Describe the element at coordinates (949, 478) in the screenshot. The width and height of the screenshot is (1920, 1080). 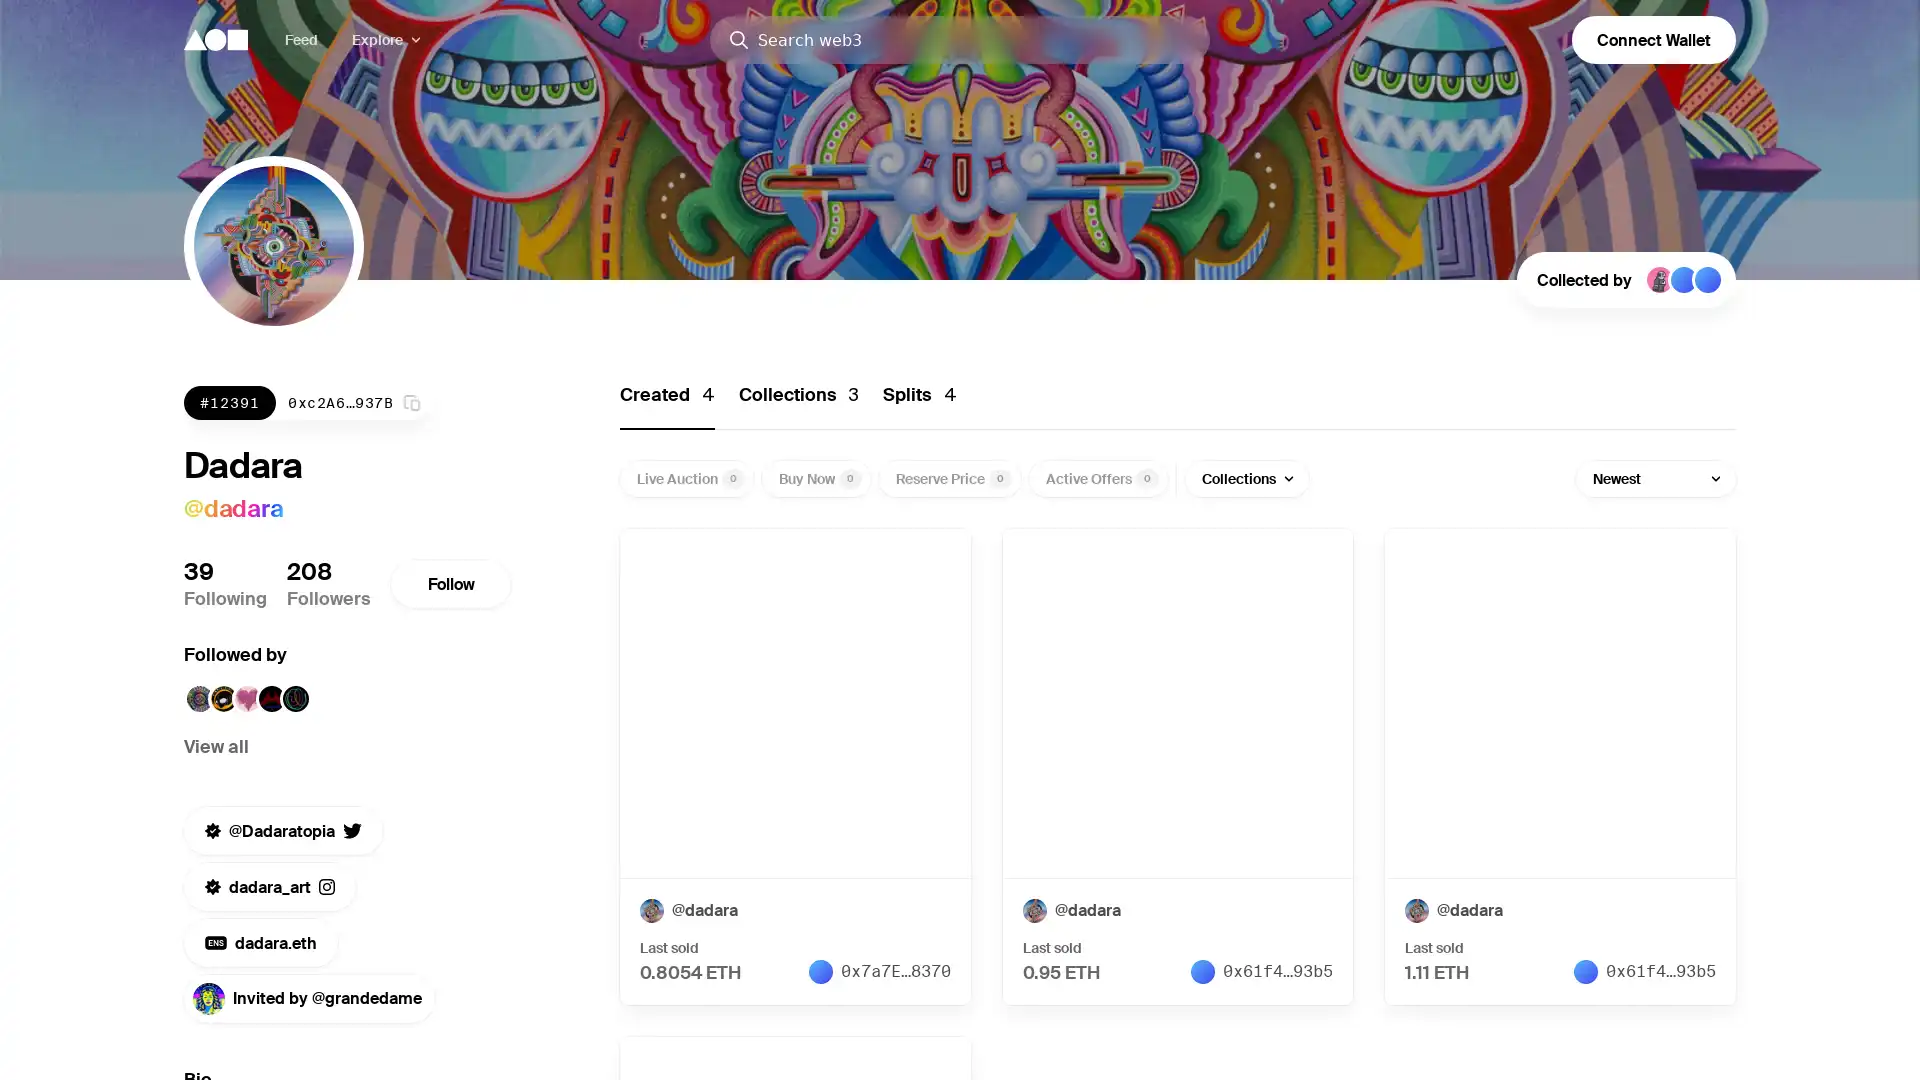
I see `Reserve Price 0` at that location.